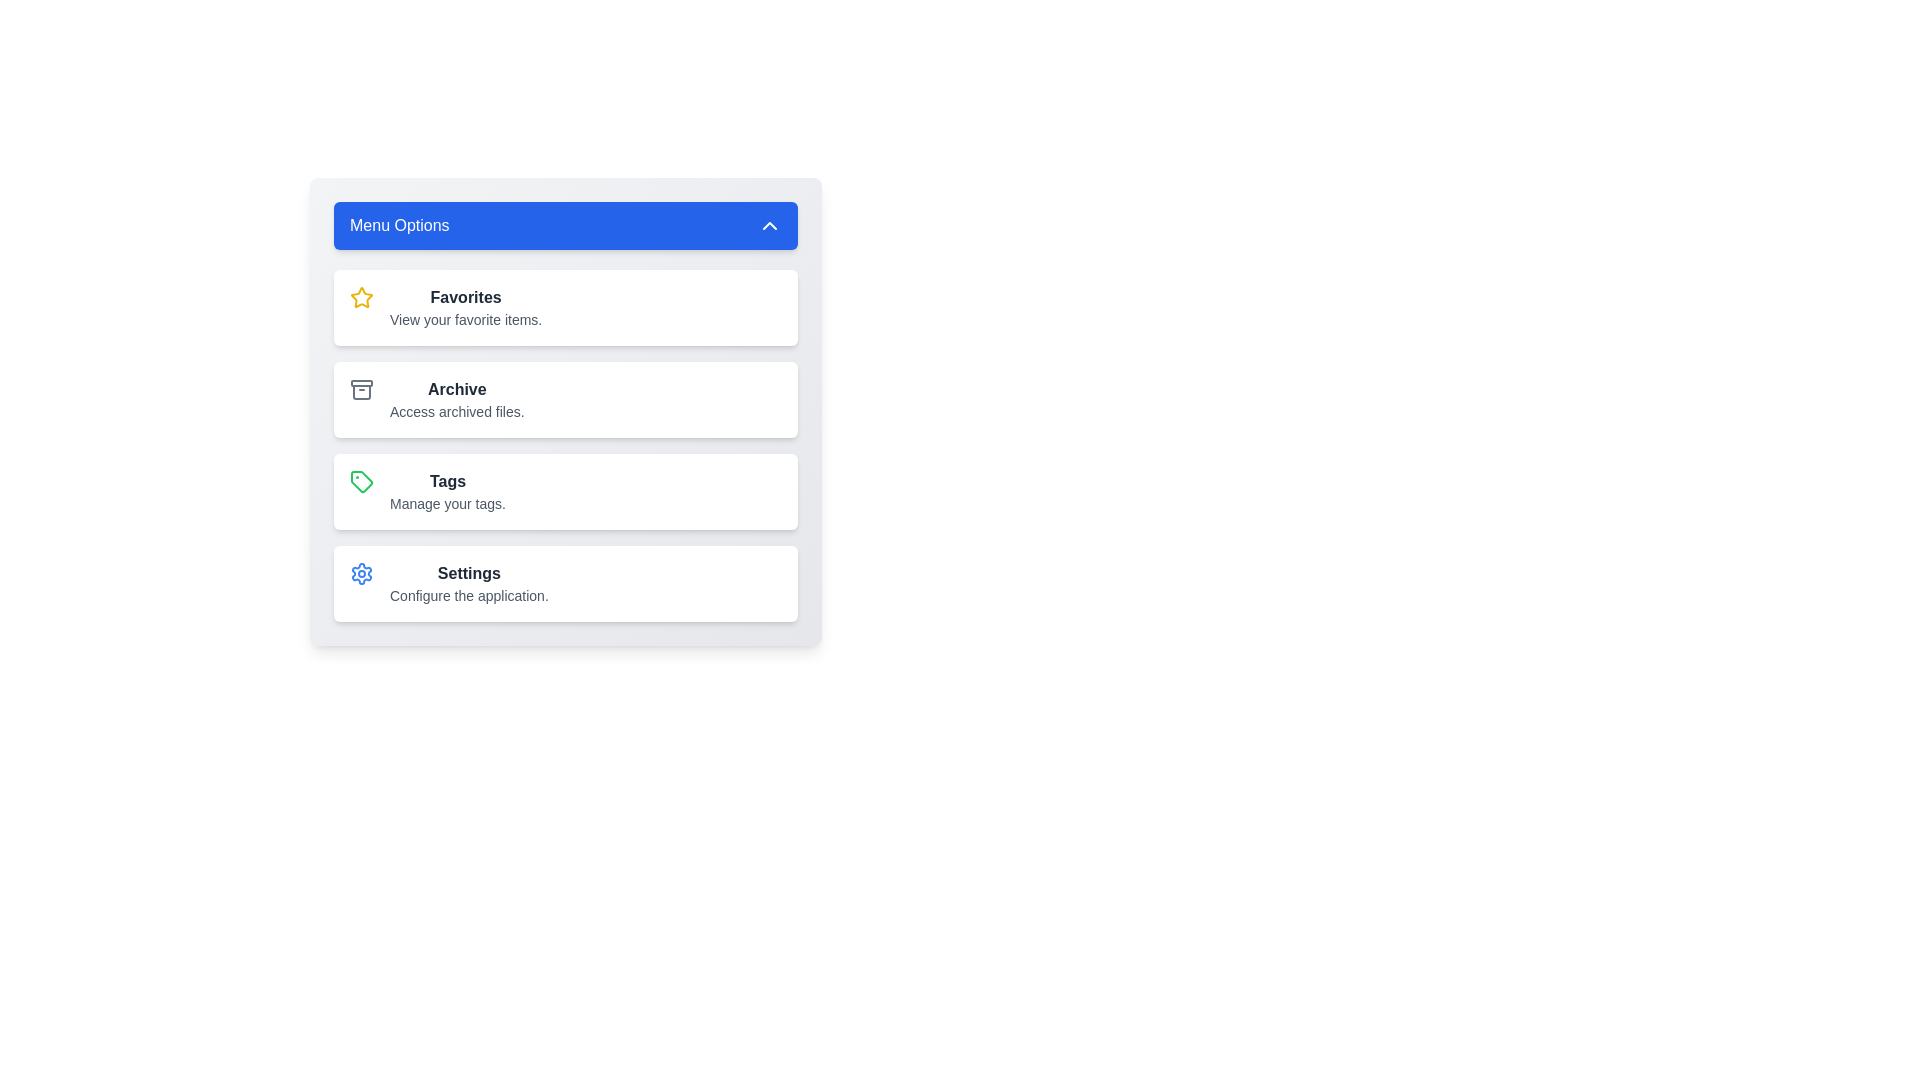 The image size is (1920, 1080). I want to click on the Archive icon located to the left of the Archive text label in the menu's vertical list, so click(361, 389).